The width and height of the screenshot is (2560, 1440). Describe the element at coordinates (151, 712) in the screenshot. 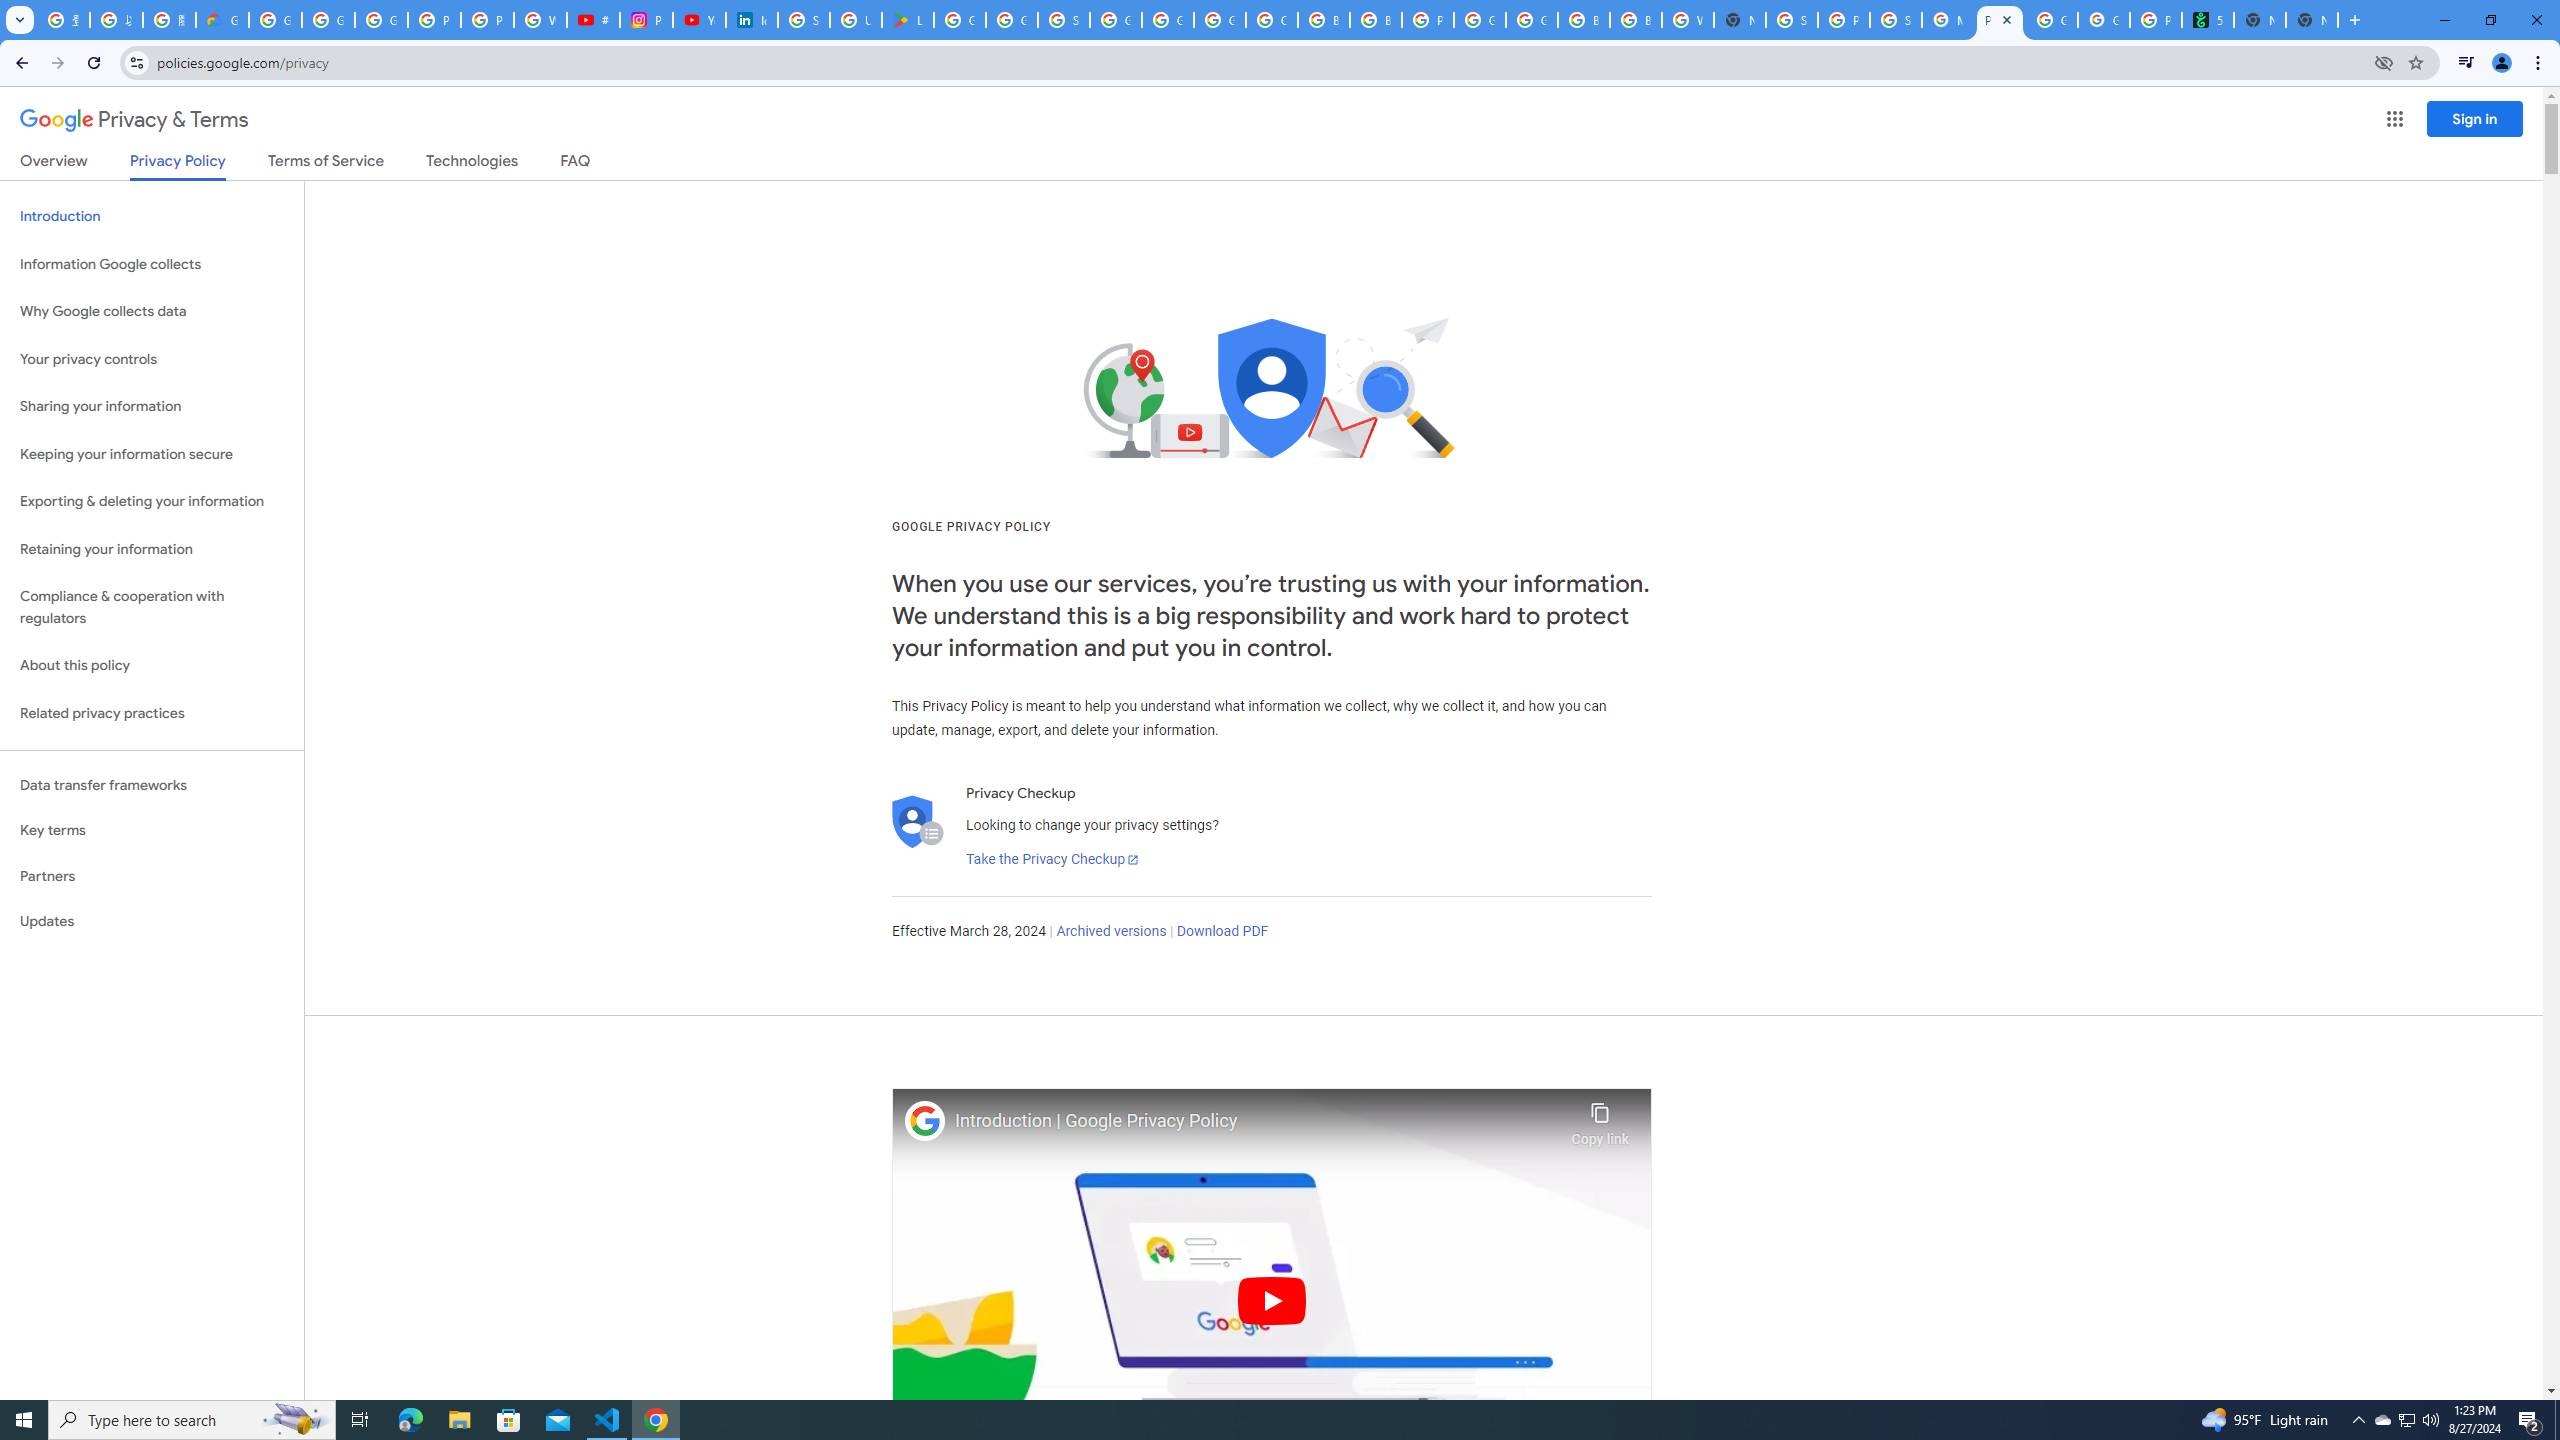

I see `'Related privacy practices'` at that location.